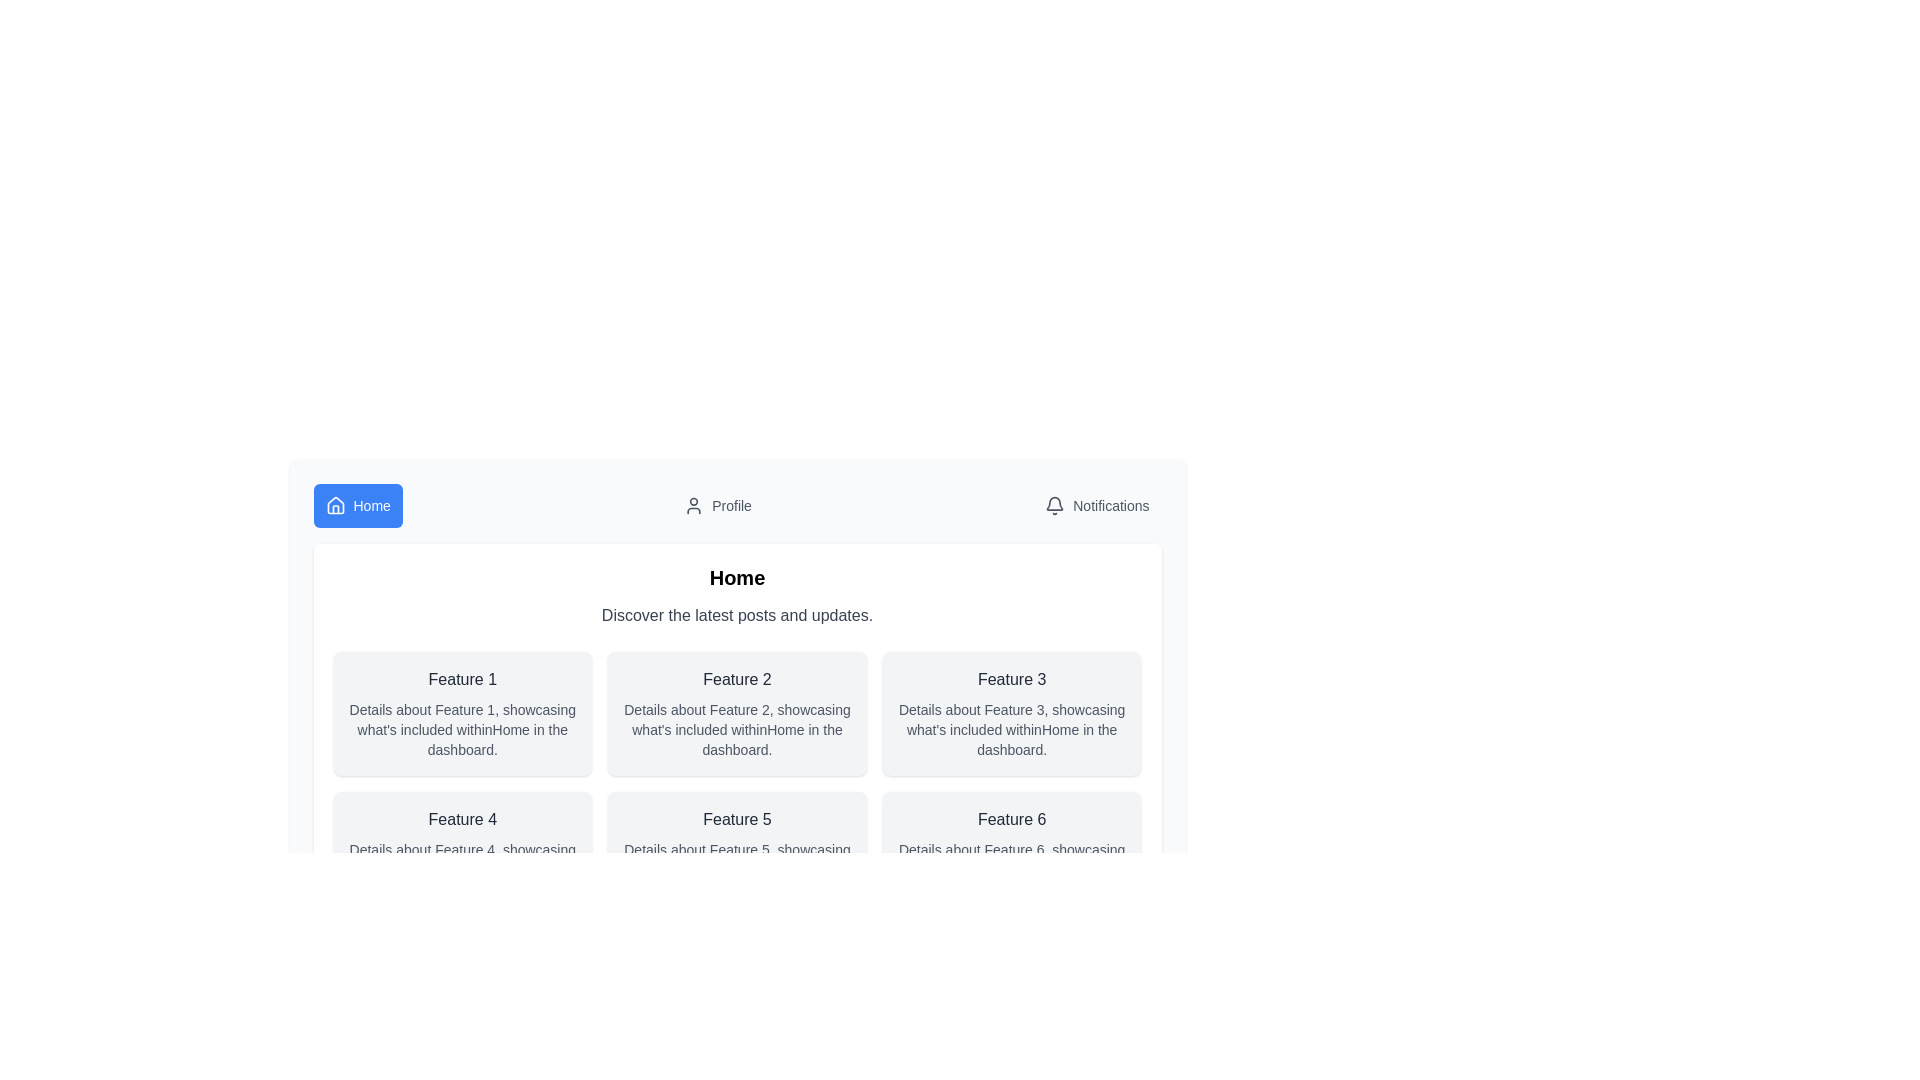 The image size is (1920, 1080). I want to click on text presented on the Informational card showcasing 'Feature 1' located at the top-left position of the dashboard grid under the 'Home' heading, so click(461, 712).